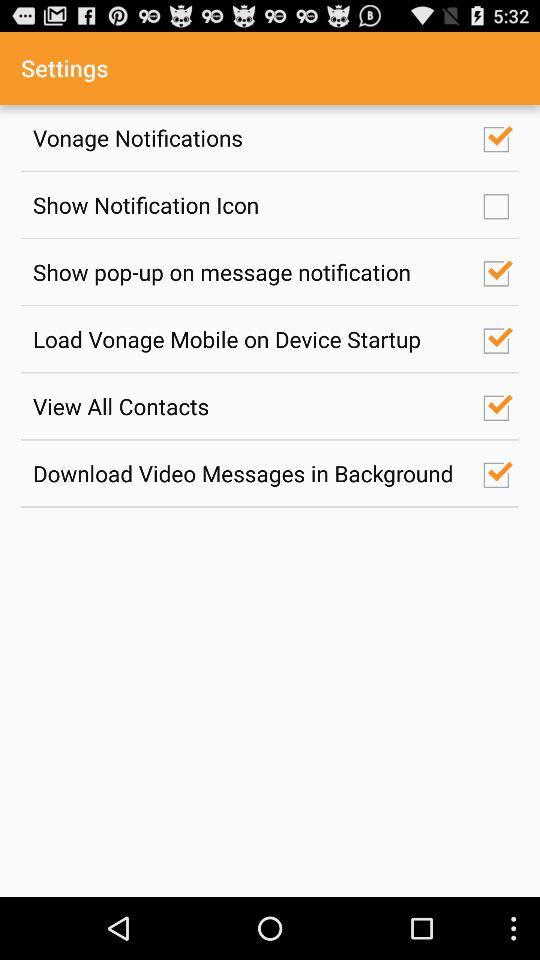 The width and height of the screenshot is (540, 960). Describe the element at coordinates (247, 339) in the screenshot. I see `load vonage mobile icon` at that location.